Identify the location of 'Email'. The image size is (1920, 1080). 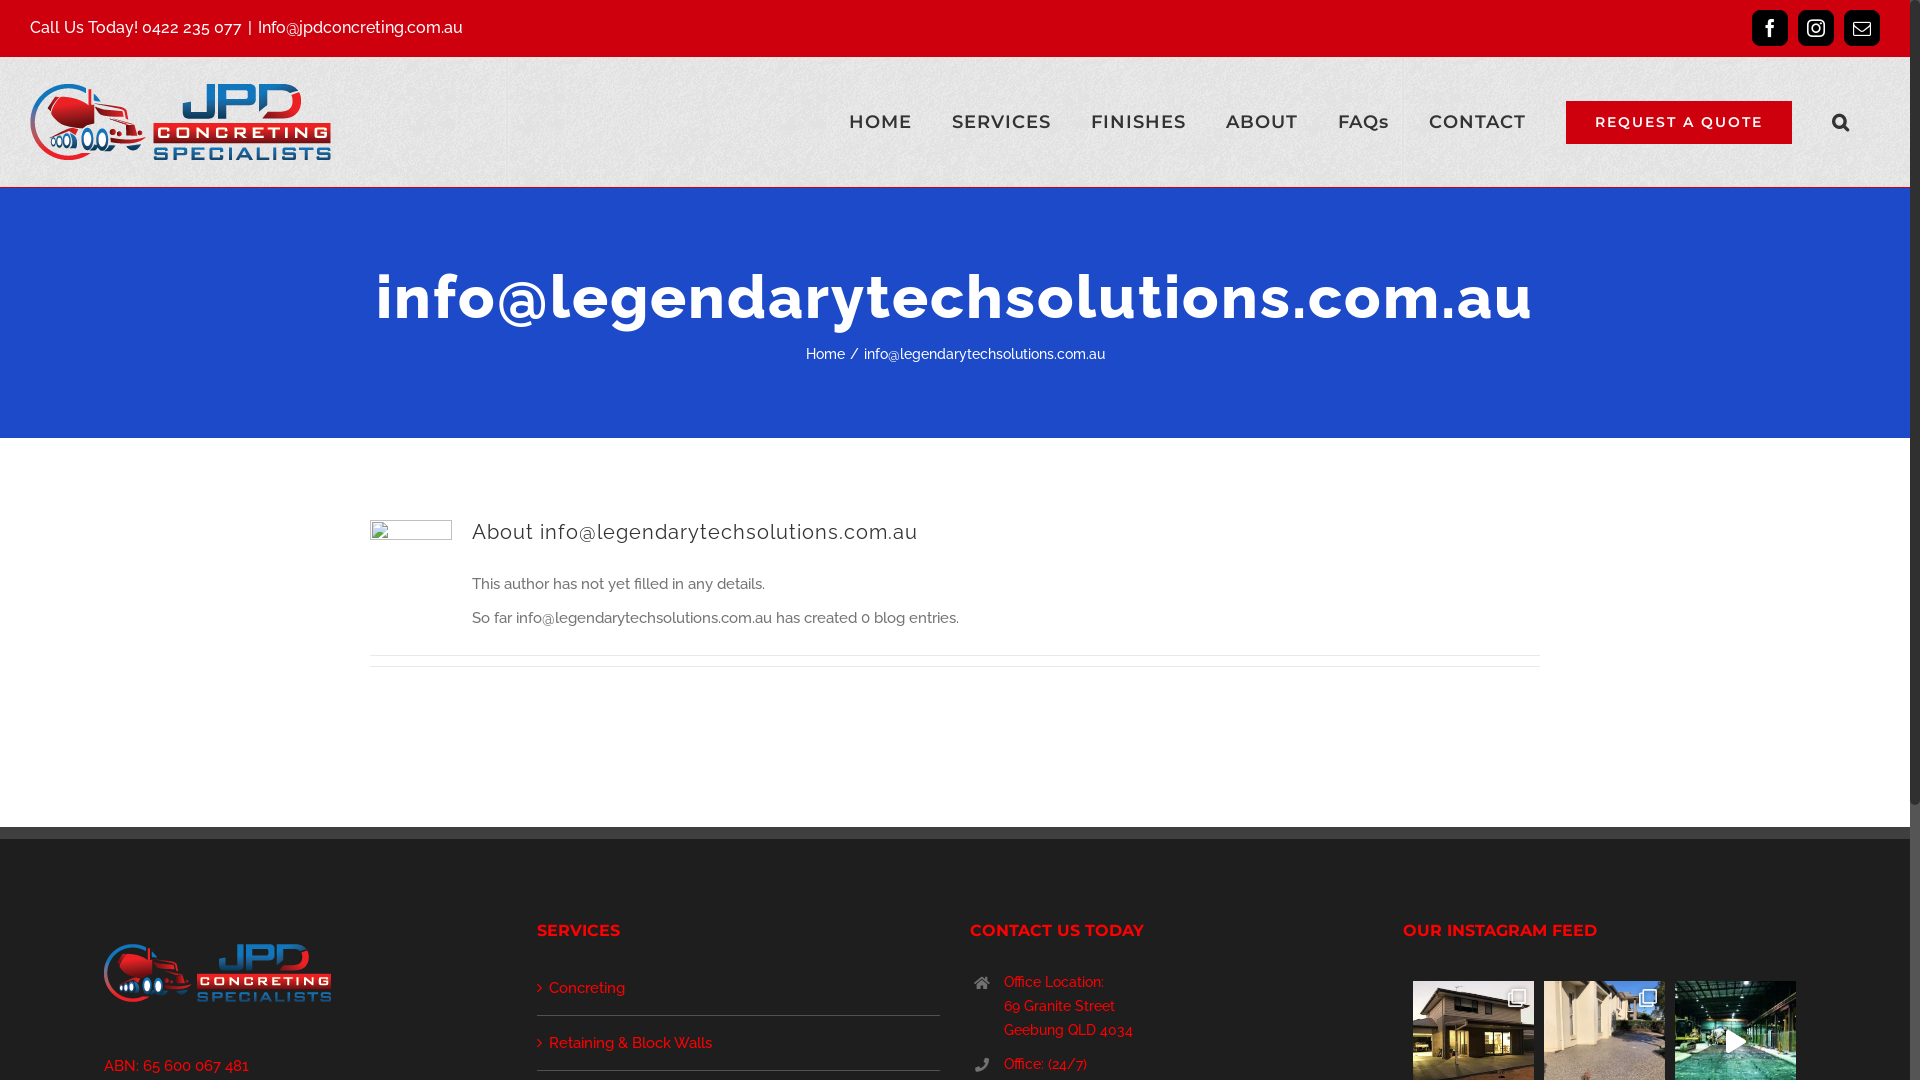
(1861, 27).